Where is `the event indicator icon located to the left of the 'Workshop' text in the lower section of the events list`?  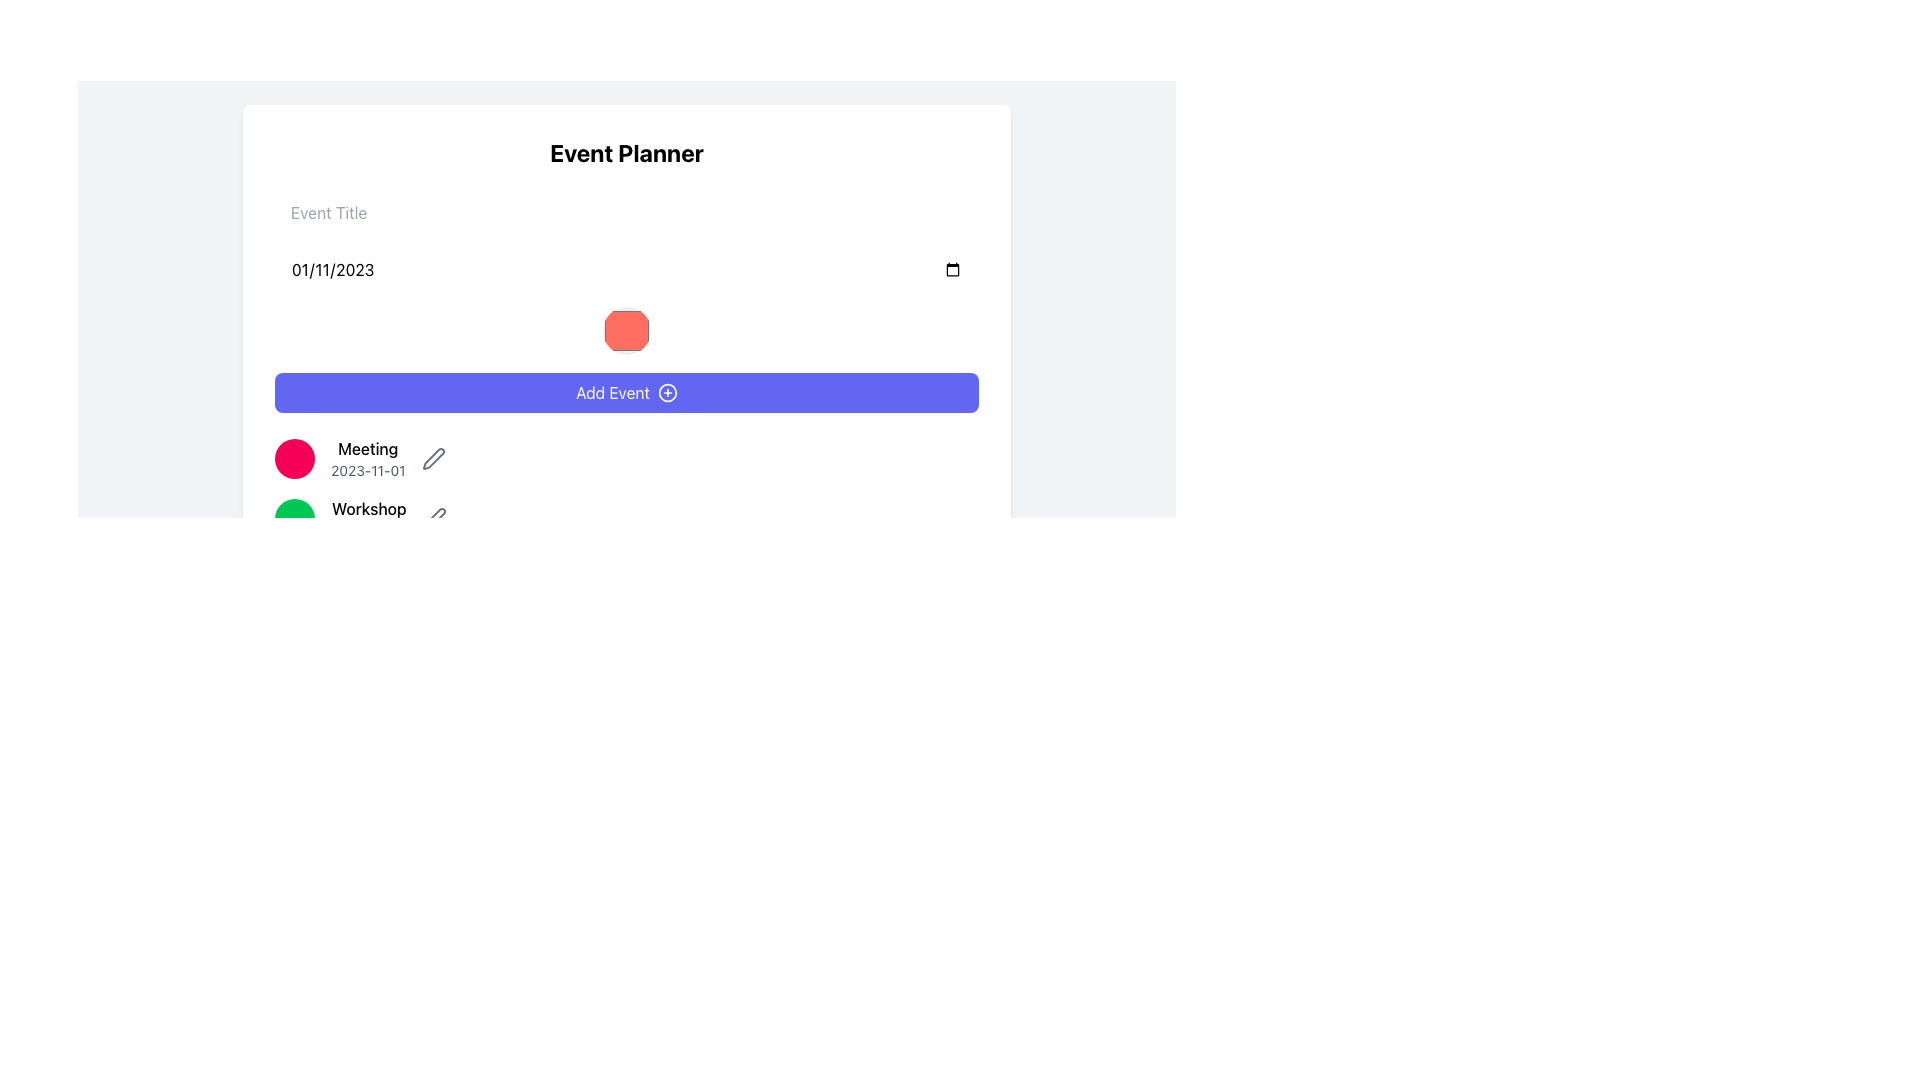 the event indicator icon located to the left of the 'Workshop' text in the lower section of the events list is located at coordinates (293, 518).